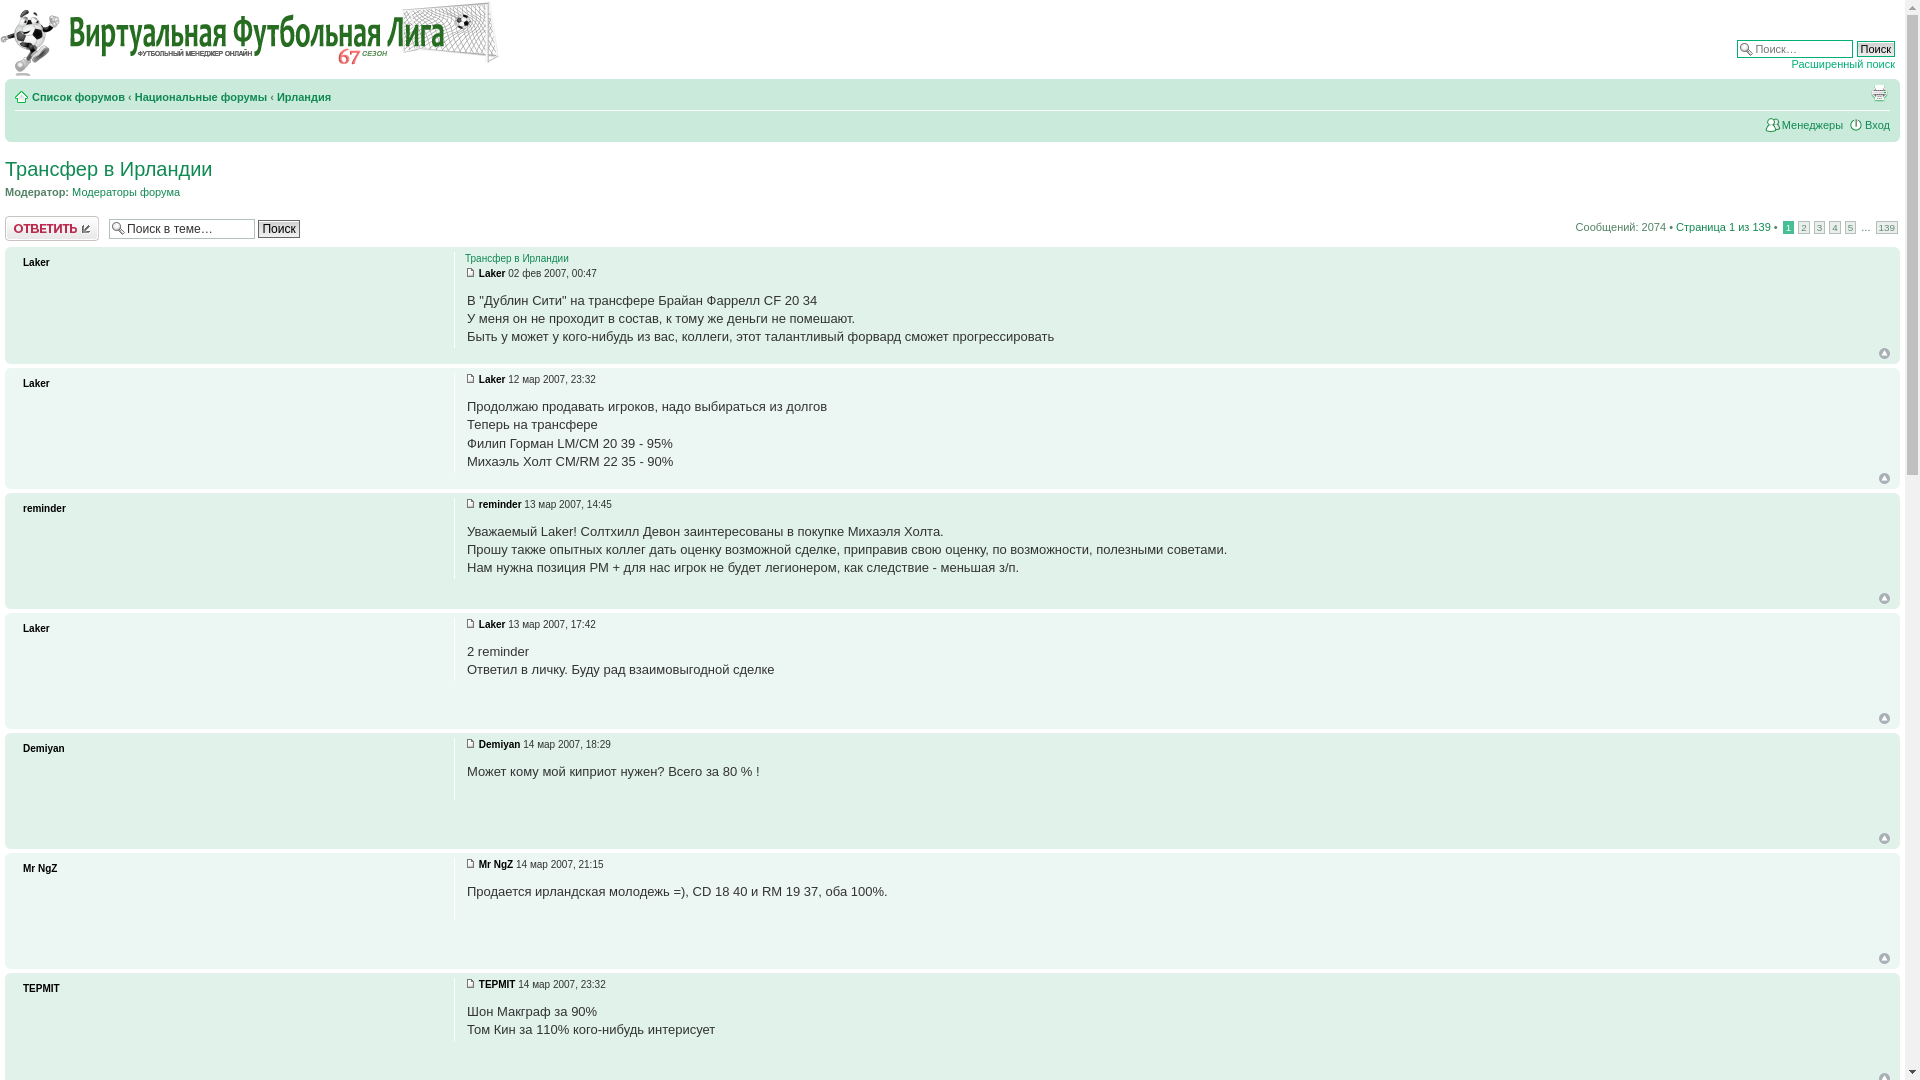 The image size is (1920, 1080). Describe the element at coordinates (1850, 226) in the screenshot. I see `'5'` at that location.